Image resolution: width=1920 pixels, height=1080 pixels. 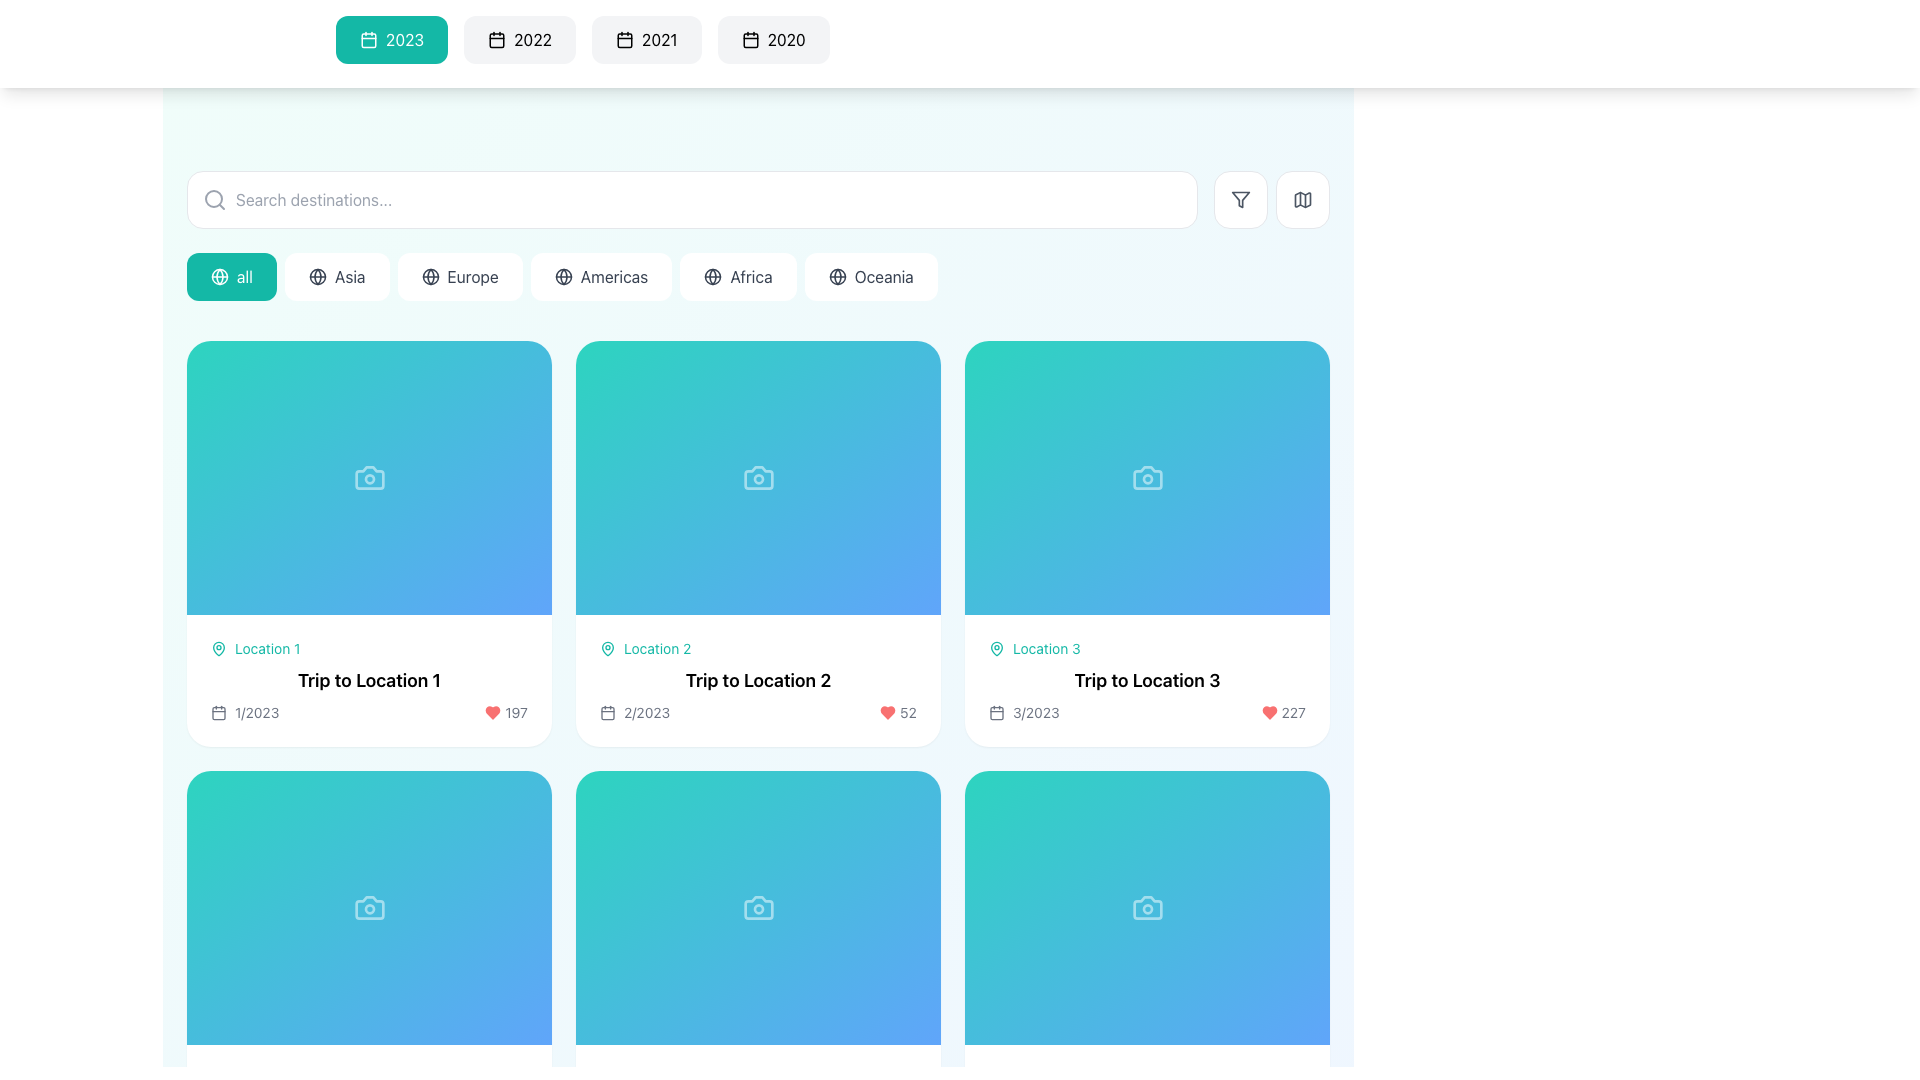 I want to click on the 'Europe' button, which contains a globe icon on the left side, to apply the filter for travel destinations, so click(x=429, y=277).